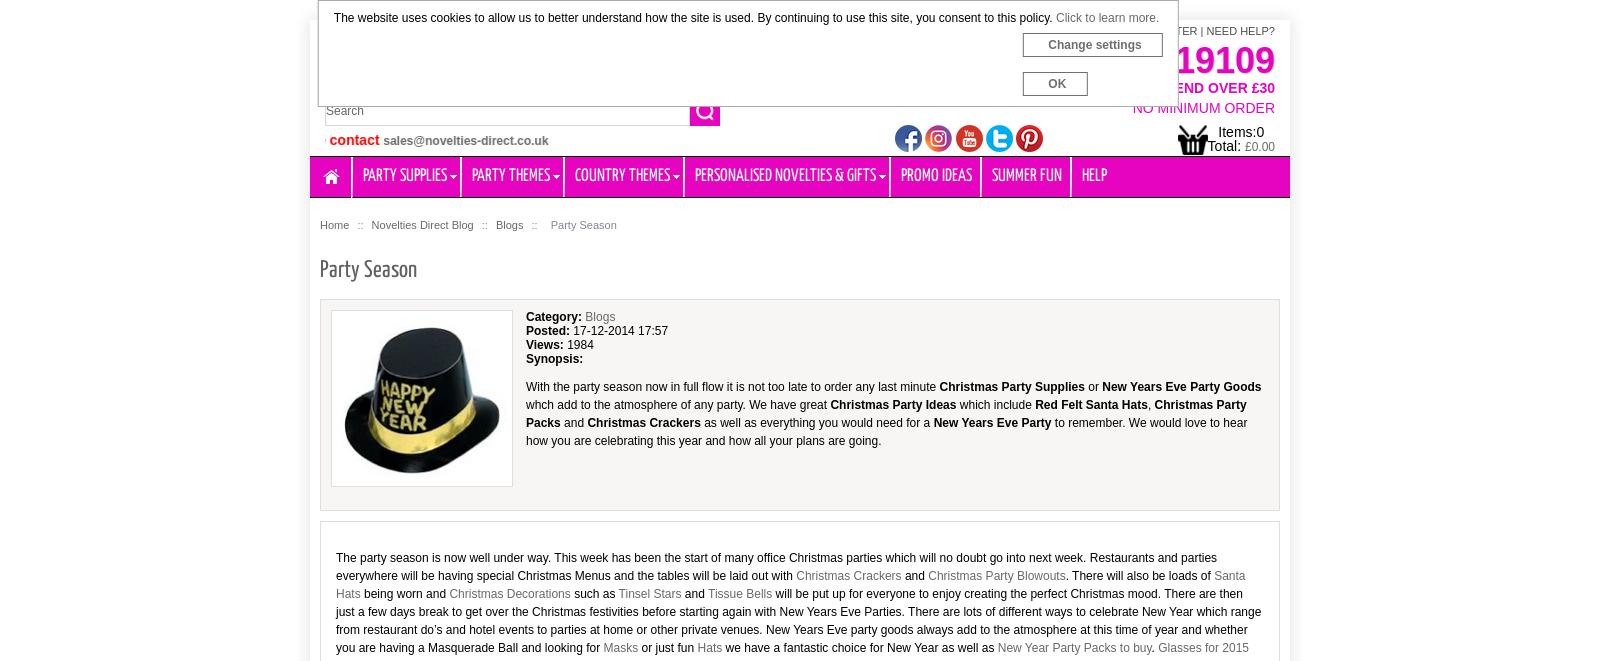 This screenshot has height=661, width=1600. I want to click on 'New Years Eve Party', so click(991, 422).